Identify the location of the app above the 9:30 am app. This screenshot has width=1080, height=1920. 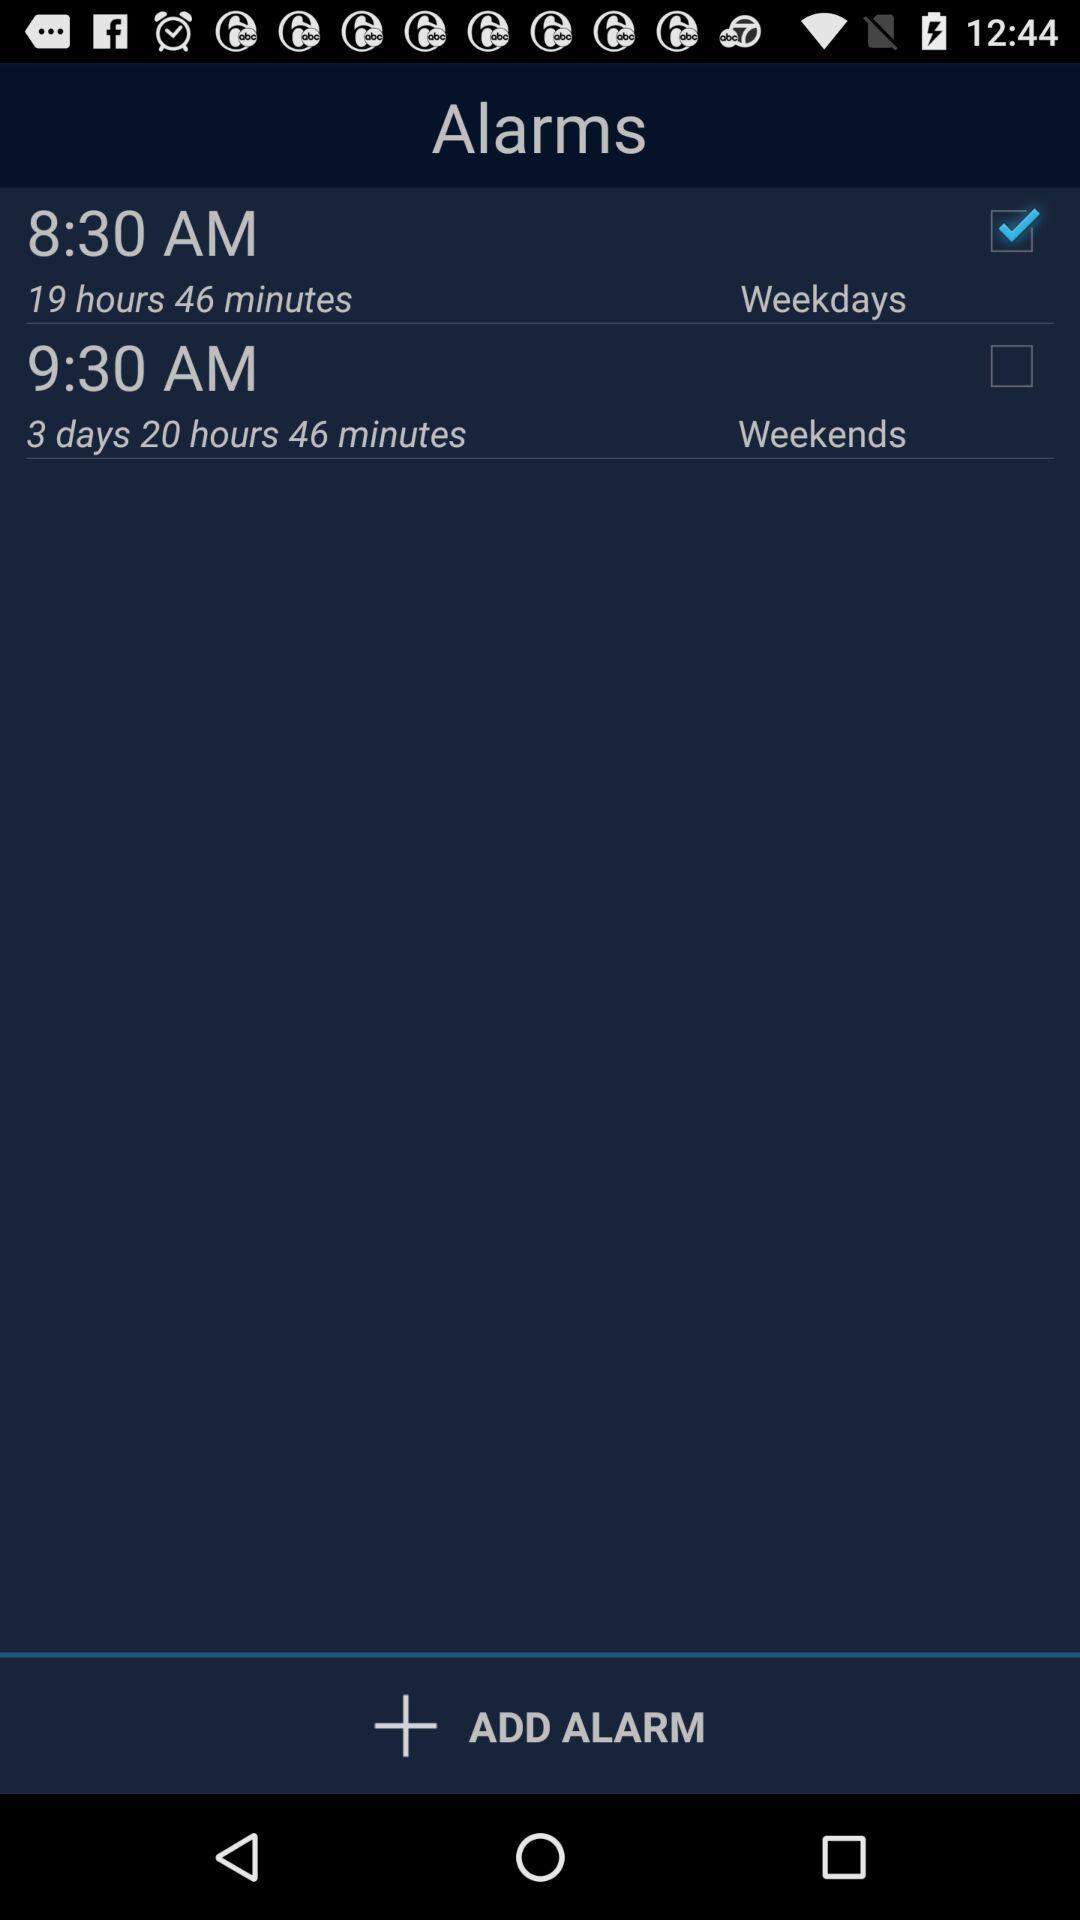
(823, 296).